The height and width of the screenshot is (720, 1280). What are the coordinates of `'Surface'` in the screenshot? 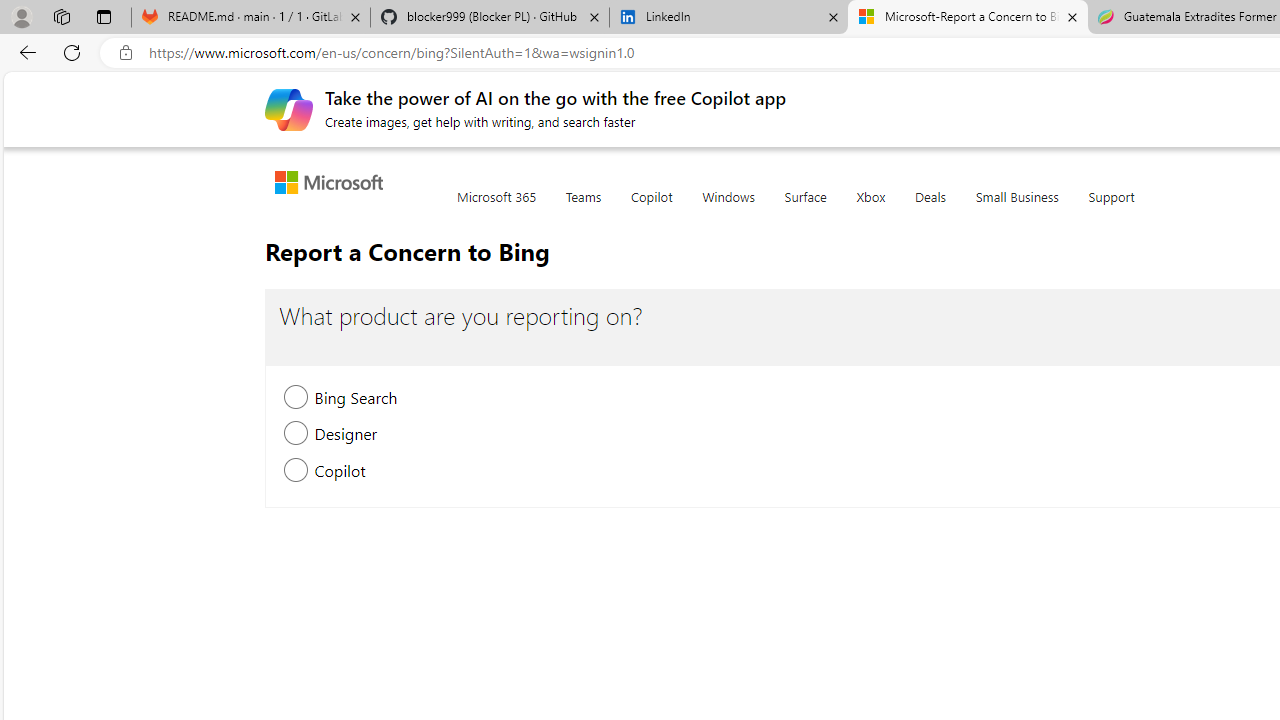 It's located at (805, 209).